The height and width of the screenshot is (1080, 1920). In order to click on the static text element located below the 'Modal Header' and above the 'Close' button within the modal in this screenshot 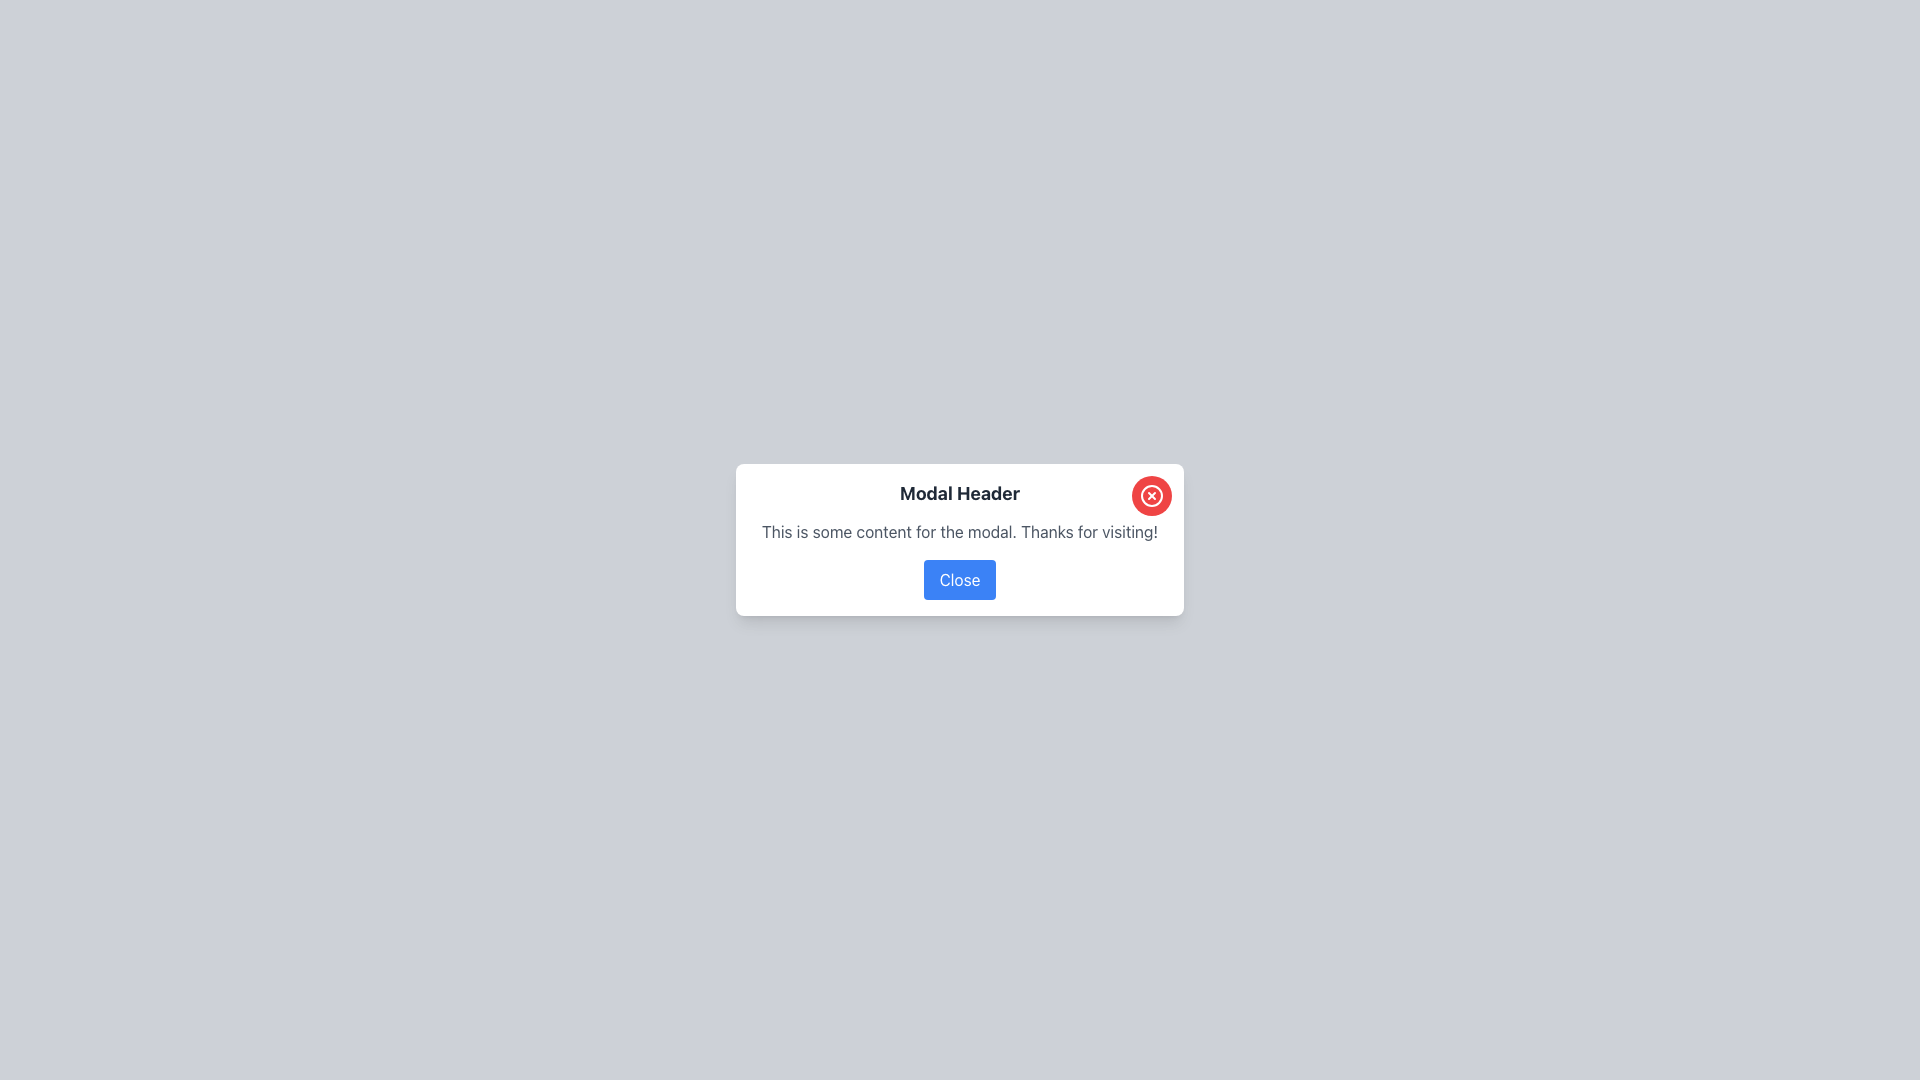, I will do `click(960, 531)`.